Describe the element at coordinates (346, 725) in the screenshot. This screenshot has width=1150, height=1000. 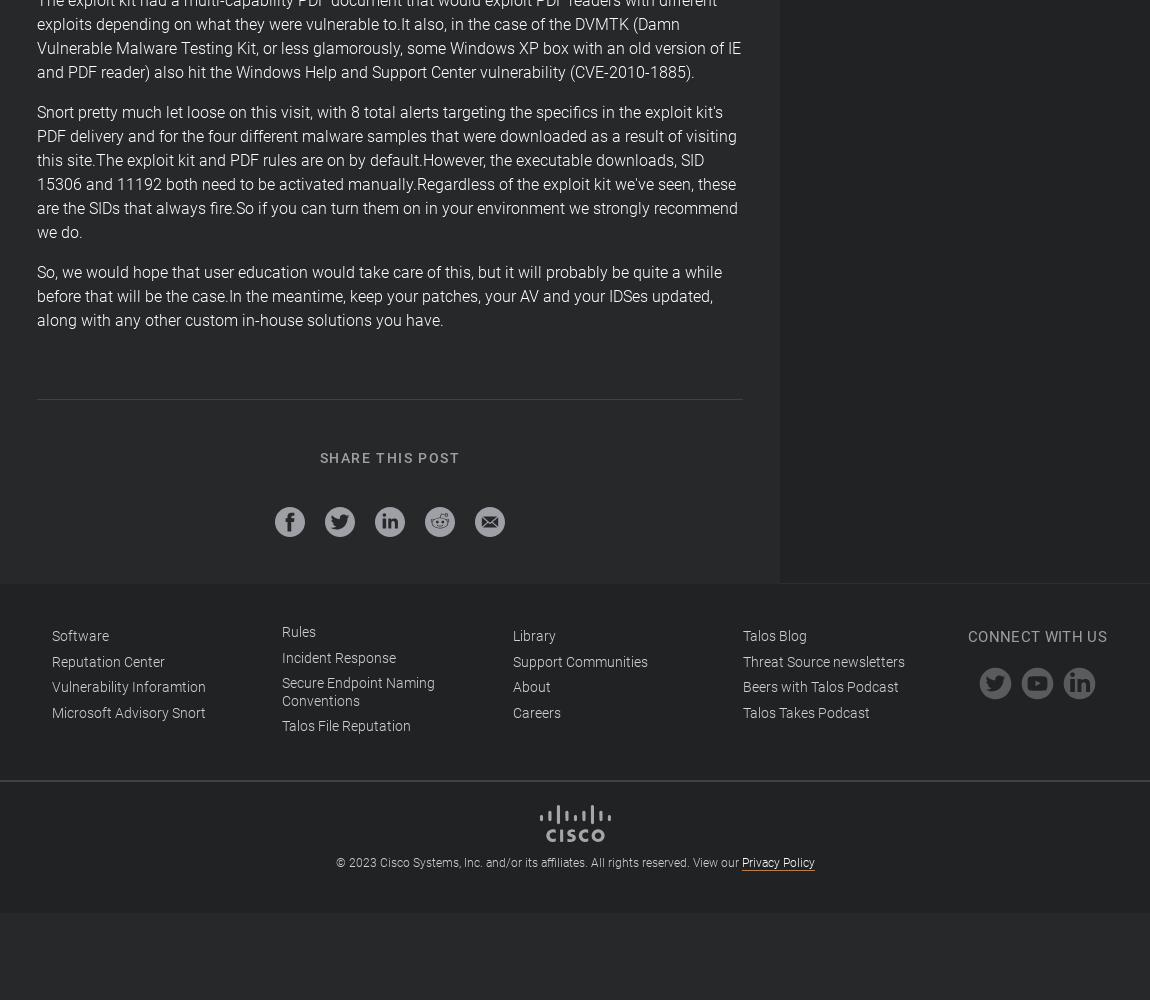
I see `'Talos File Reputation'` at that location.